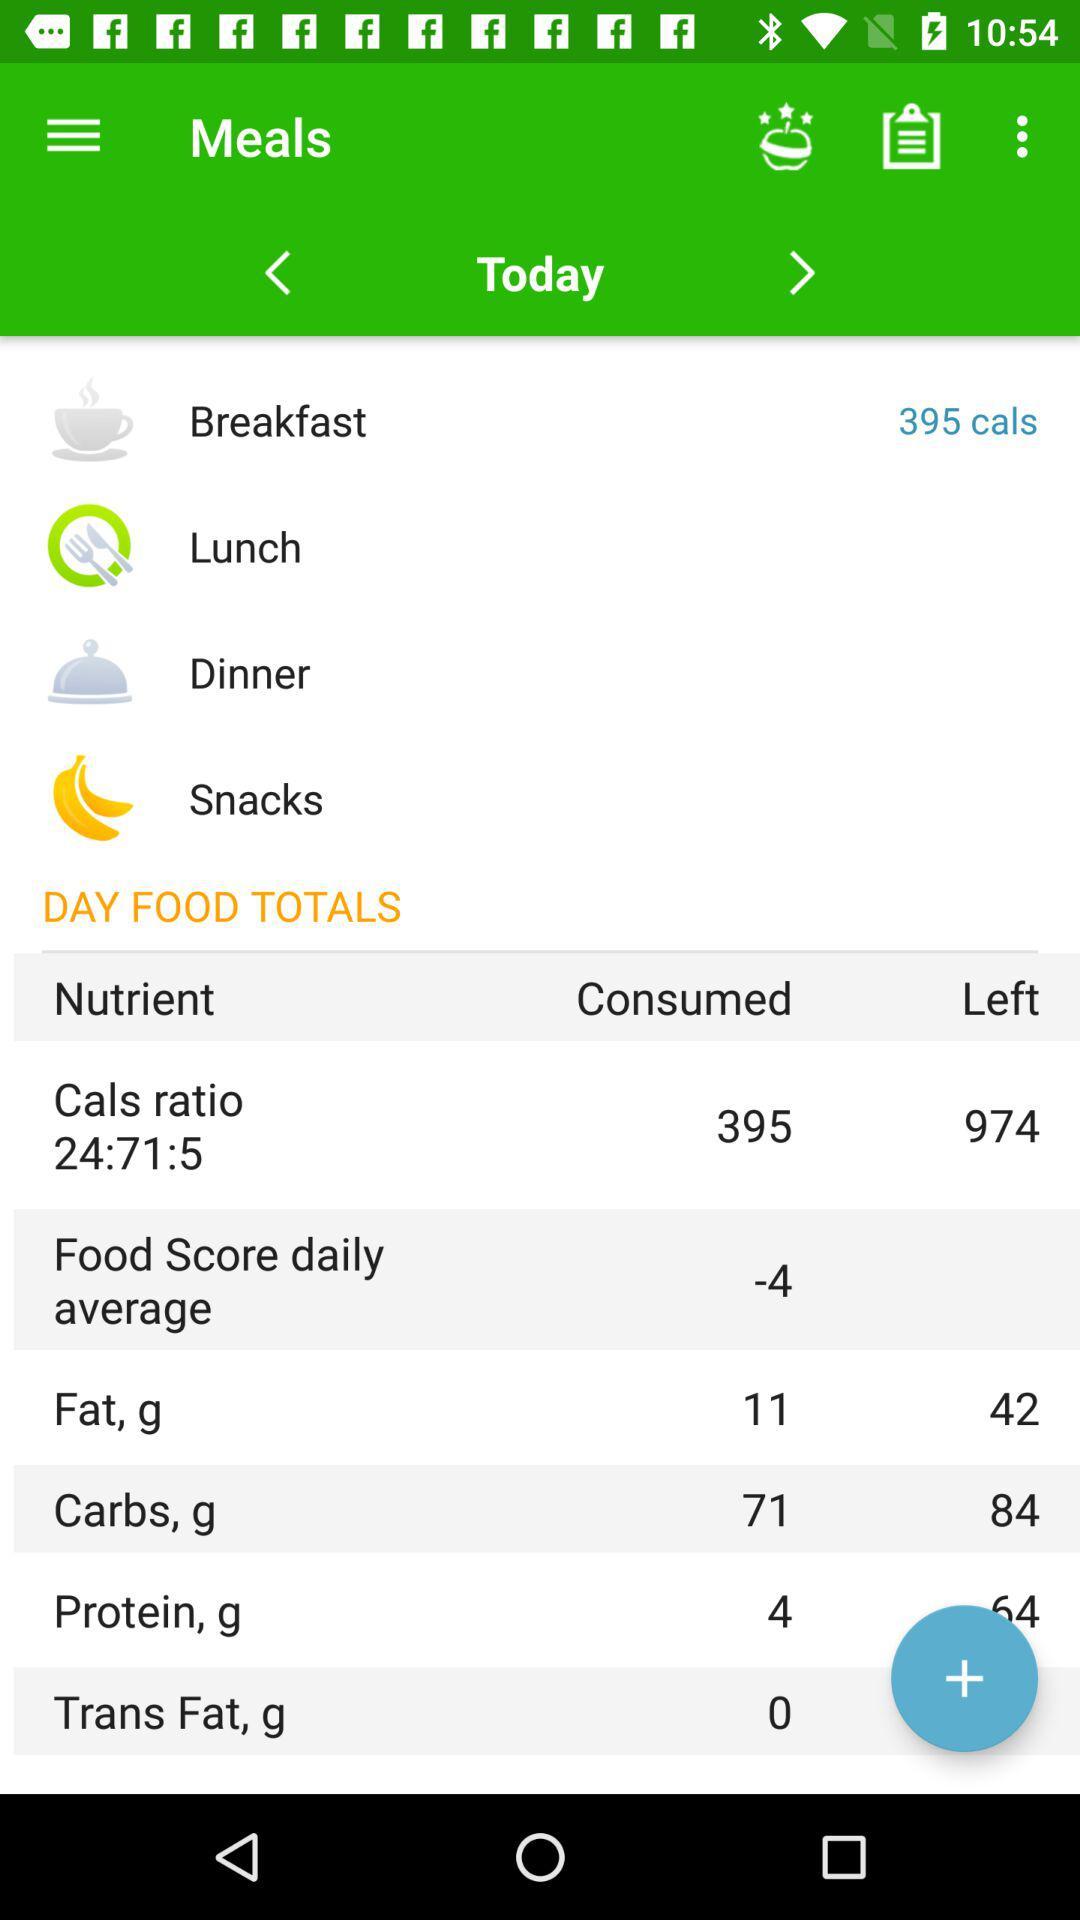 The width and height of the screenshot is (1080, 1920). Describe the element at coordinates (963, 1678) in the screenshot. I see `the add icon` at that location.